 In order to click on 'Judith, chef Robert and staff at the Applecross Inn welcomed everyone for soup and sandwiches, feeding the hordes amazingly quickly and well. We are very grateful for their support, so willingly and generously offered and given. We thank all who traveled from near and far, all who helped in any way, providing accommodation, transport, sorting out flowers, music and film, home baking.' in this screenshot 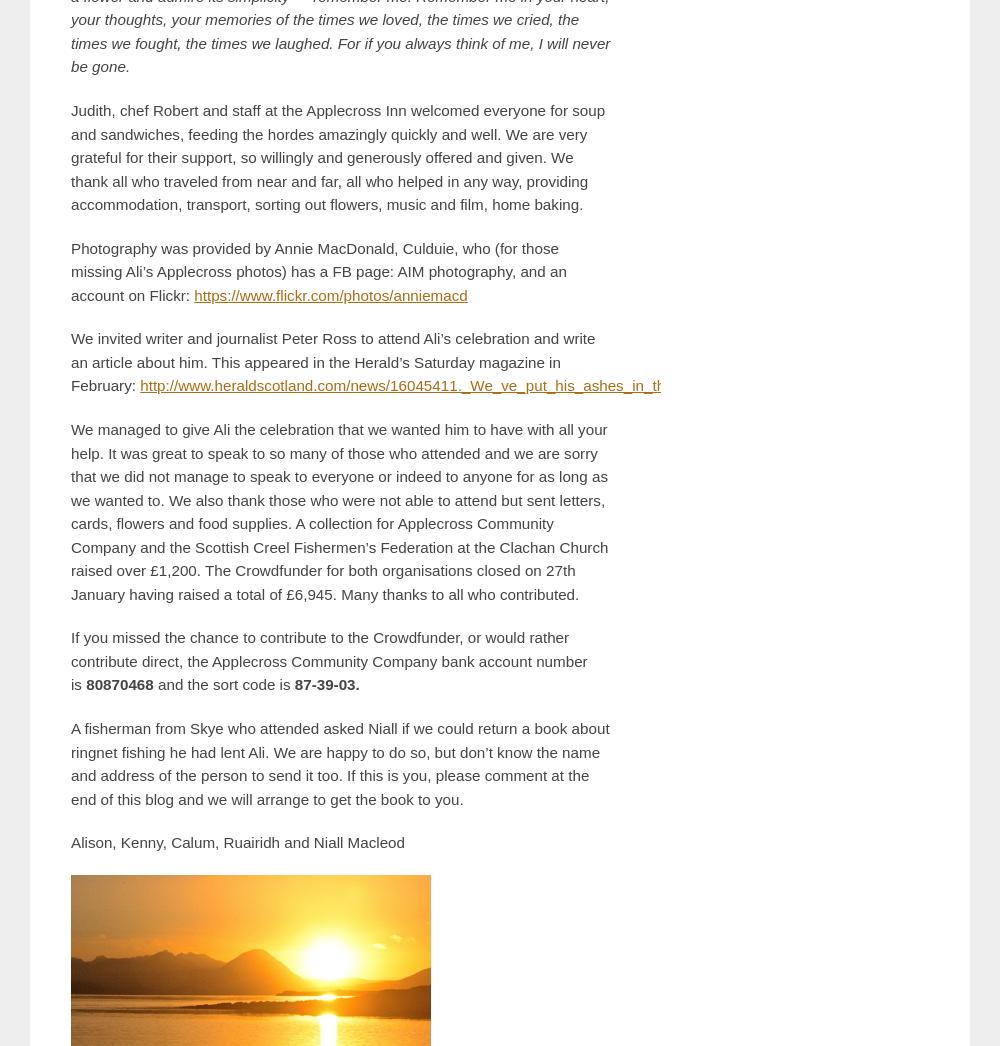, I will do `click(337, 156)`.